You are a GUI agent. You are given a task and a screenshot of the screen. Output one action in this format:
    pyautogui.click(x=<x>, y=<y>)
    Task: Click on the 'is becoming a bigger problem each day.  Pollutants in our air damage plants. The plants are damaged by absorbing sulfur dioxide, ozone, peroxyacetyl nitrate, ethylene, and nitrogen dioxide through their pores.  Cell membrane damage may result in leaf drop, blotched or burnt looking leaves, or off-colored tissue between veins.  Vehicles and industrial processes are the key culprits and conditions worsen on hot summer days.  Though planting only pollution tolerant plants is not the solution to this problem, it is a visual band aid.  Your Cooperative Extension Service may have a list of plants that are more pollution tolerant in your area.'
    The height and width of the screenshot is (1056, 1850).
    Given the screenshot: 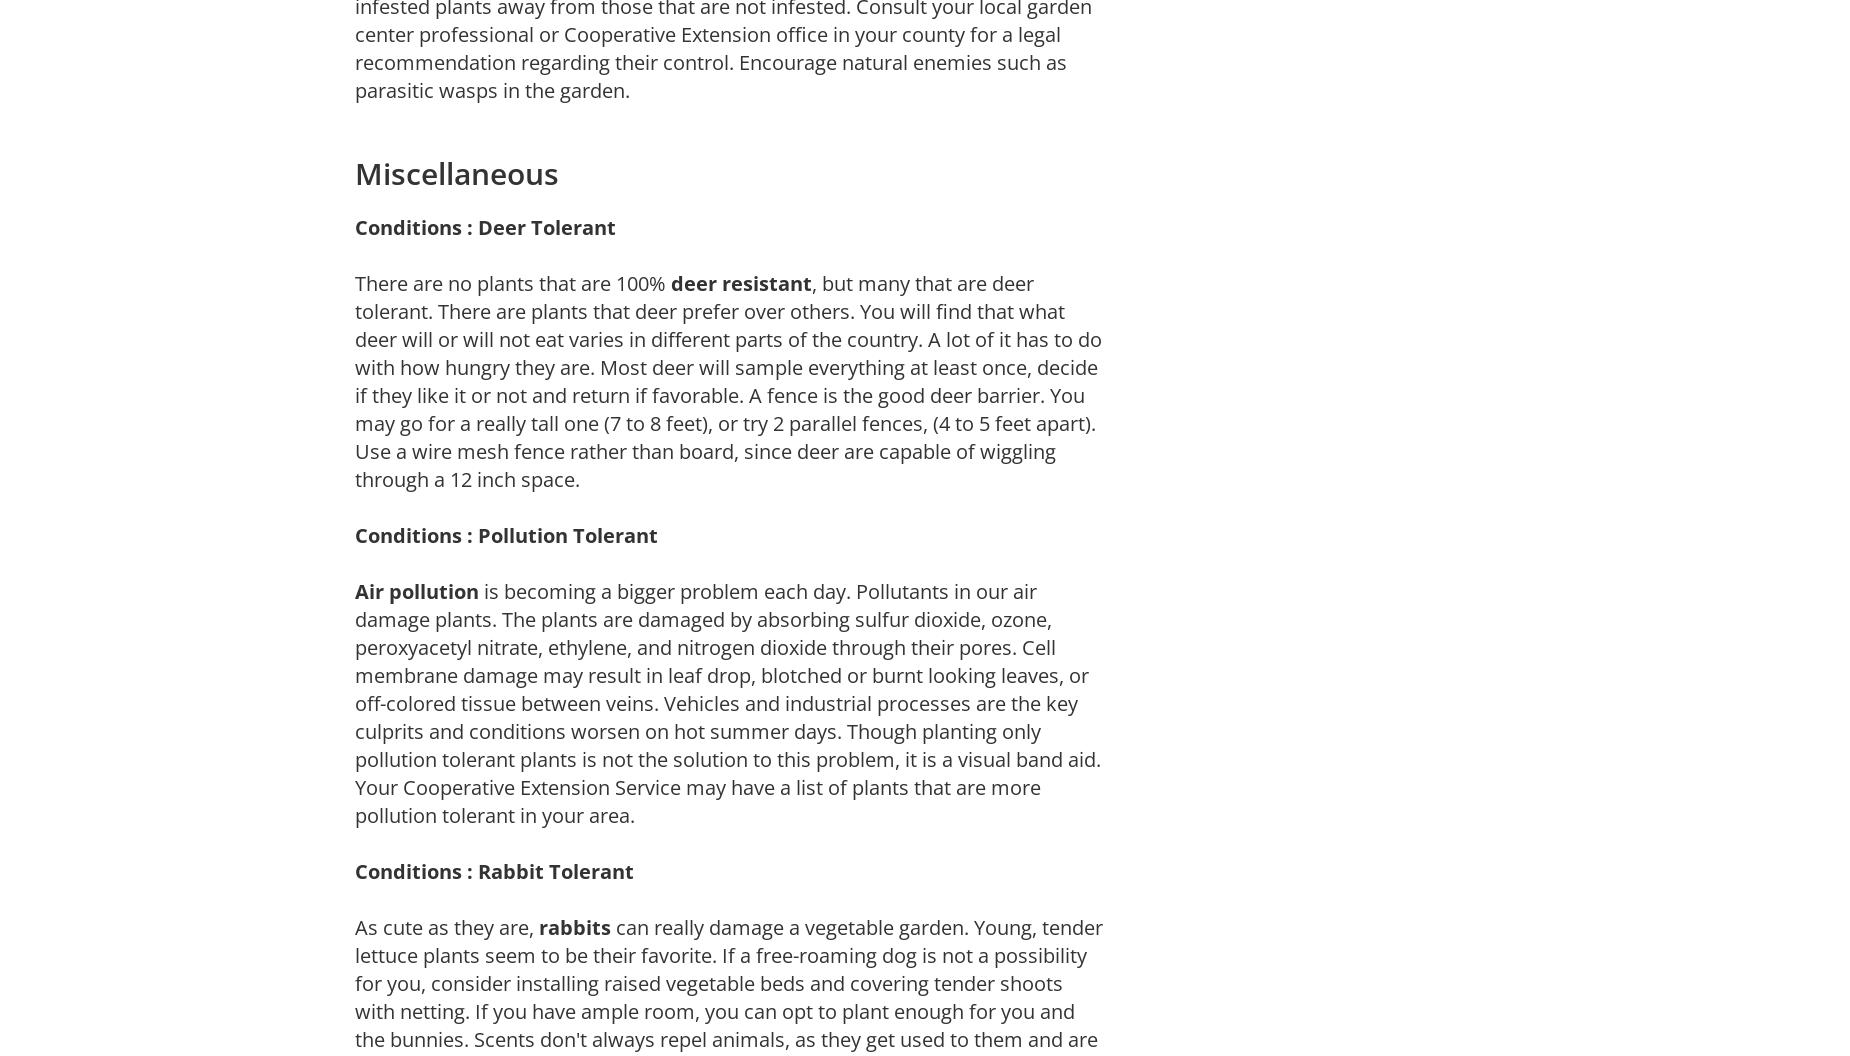 What is the action you would take?
    pyautogui.click(x=354, y=702)
    